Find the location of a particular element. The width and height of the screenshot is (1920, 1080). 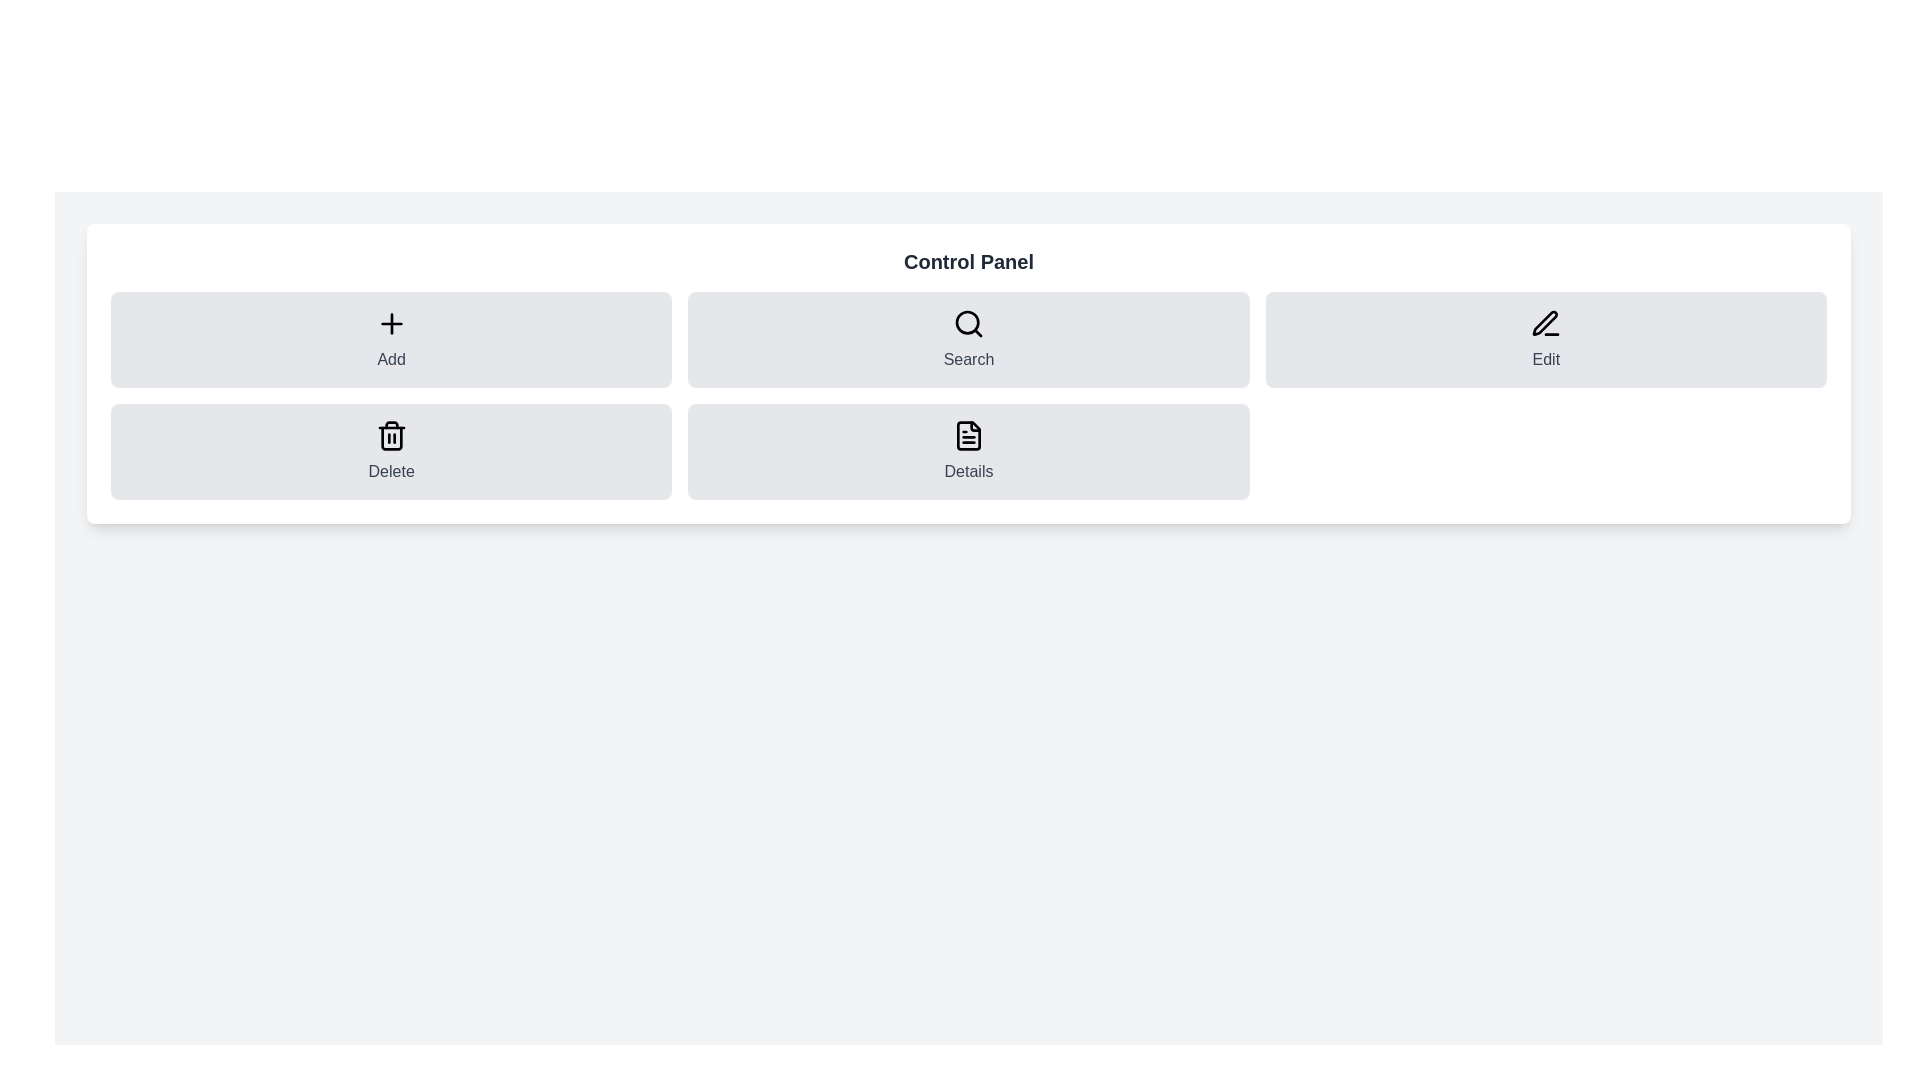

the 'Search' text label, which is styled with medium weight and gray color, located below the search icon in the top row center of the grid layout is located at coordinates (969, 358).